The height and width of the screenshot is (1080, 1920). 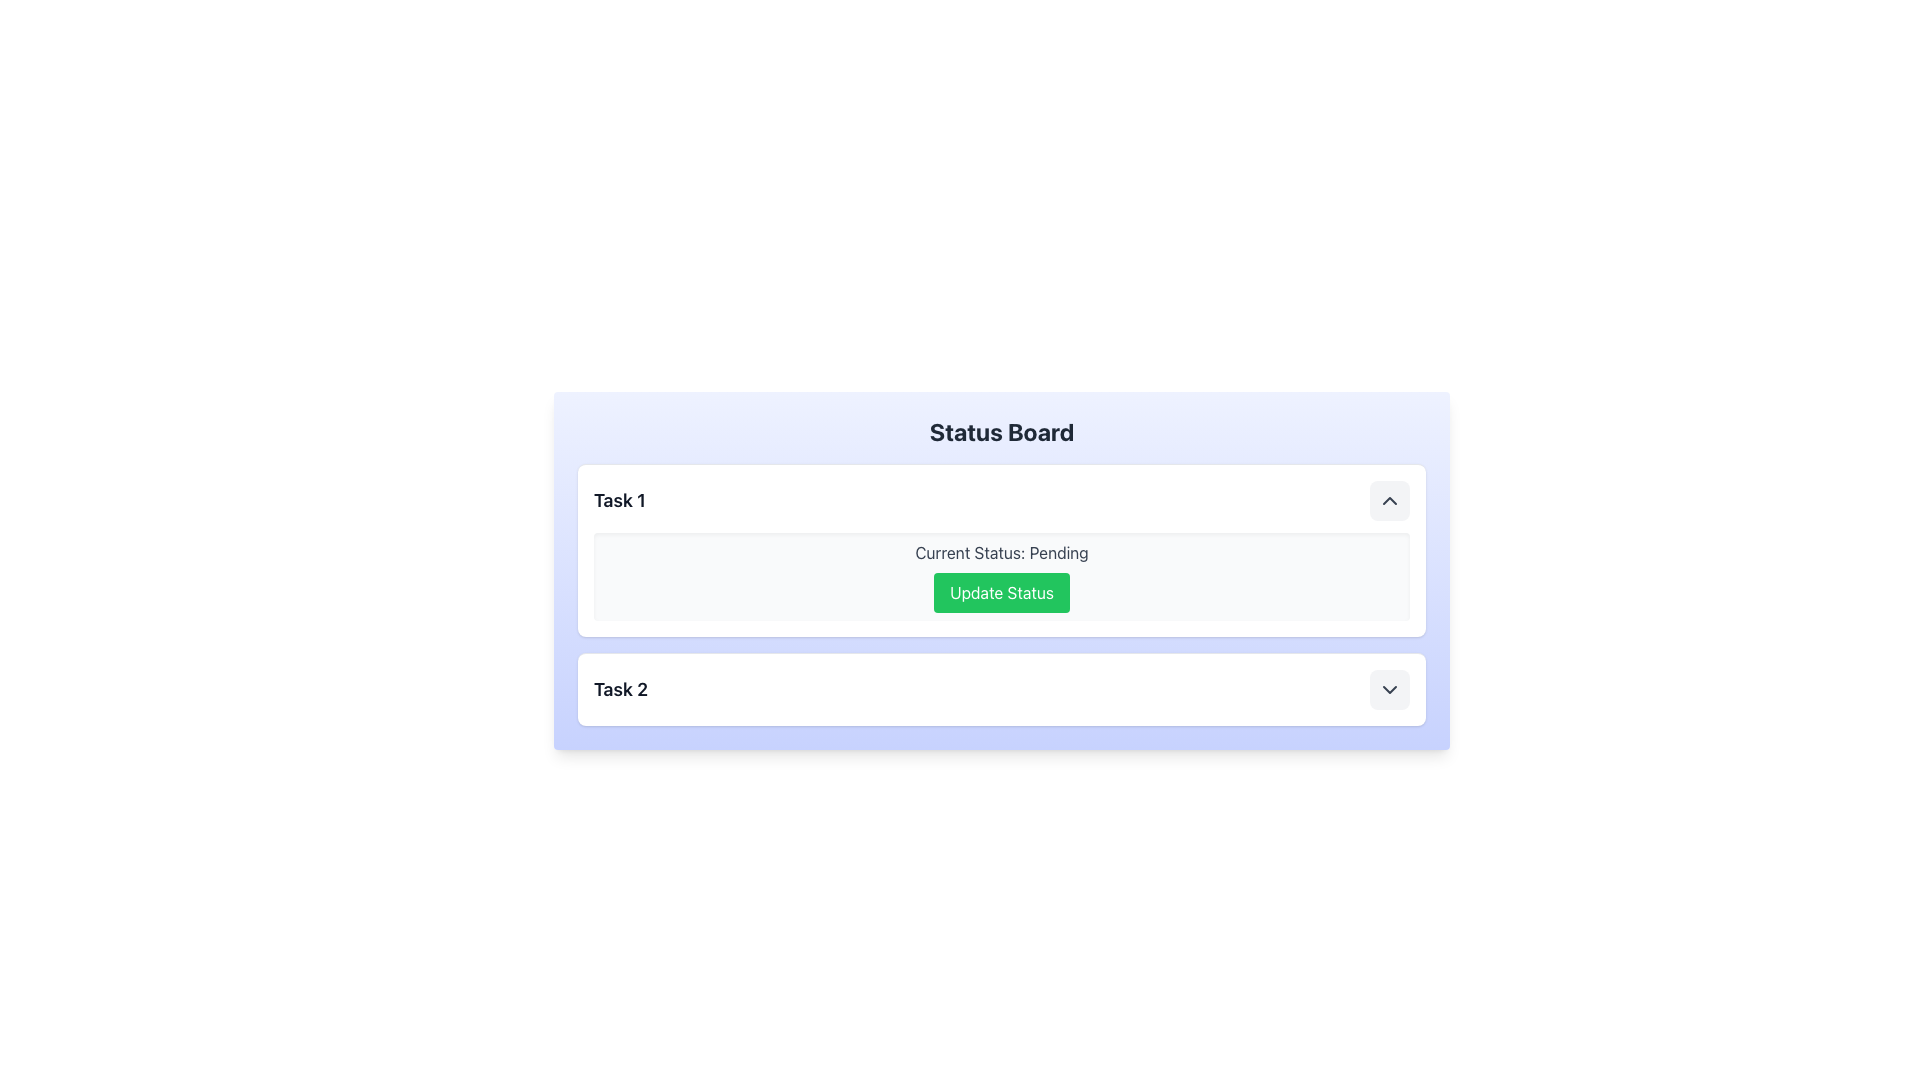 I want to click on the interactive list item for 'Task 2', so click(x=1002, y=689).